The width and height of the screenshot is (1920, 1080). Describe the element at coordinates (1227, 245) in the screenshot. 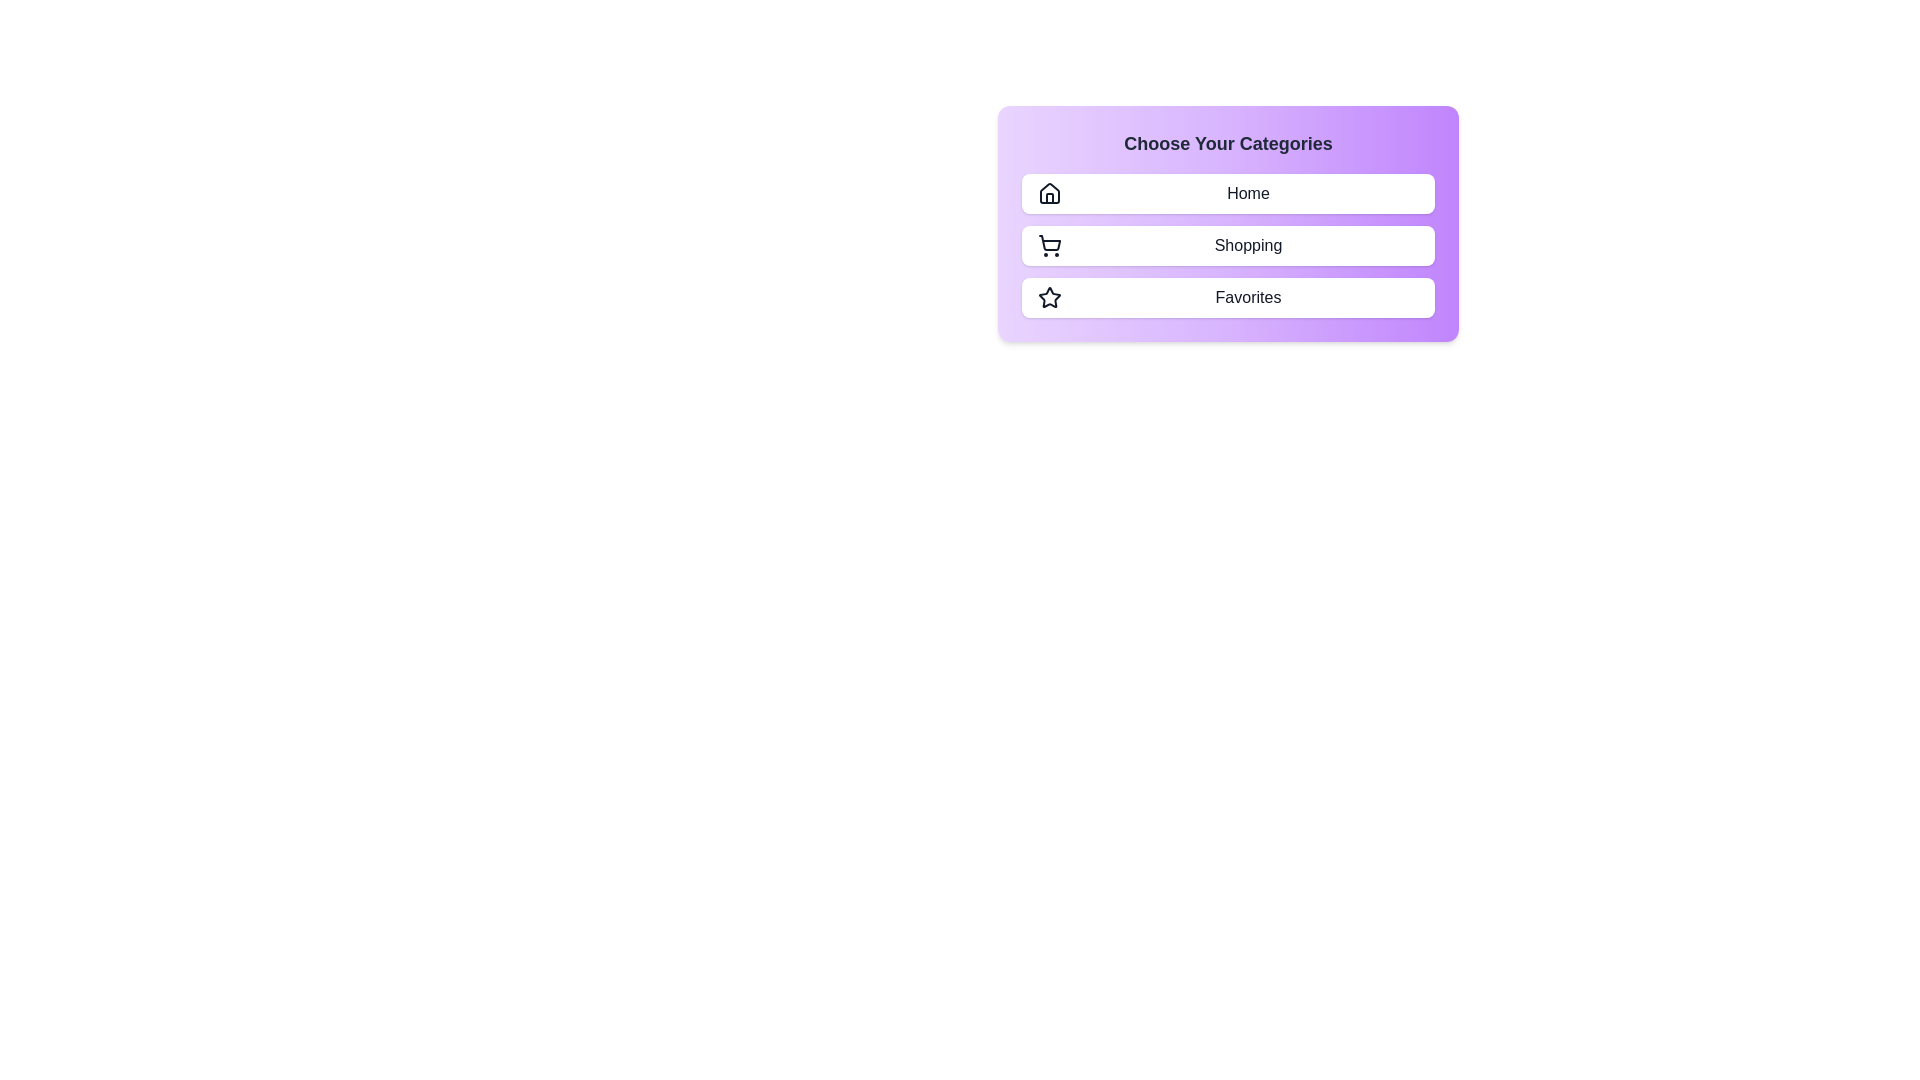

I see `the 'Shopping' category chip to toggle its activation state` at that location.